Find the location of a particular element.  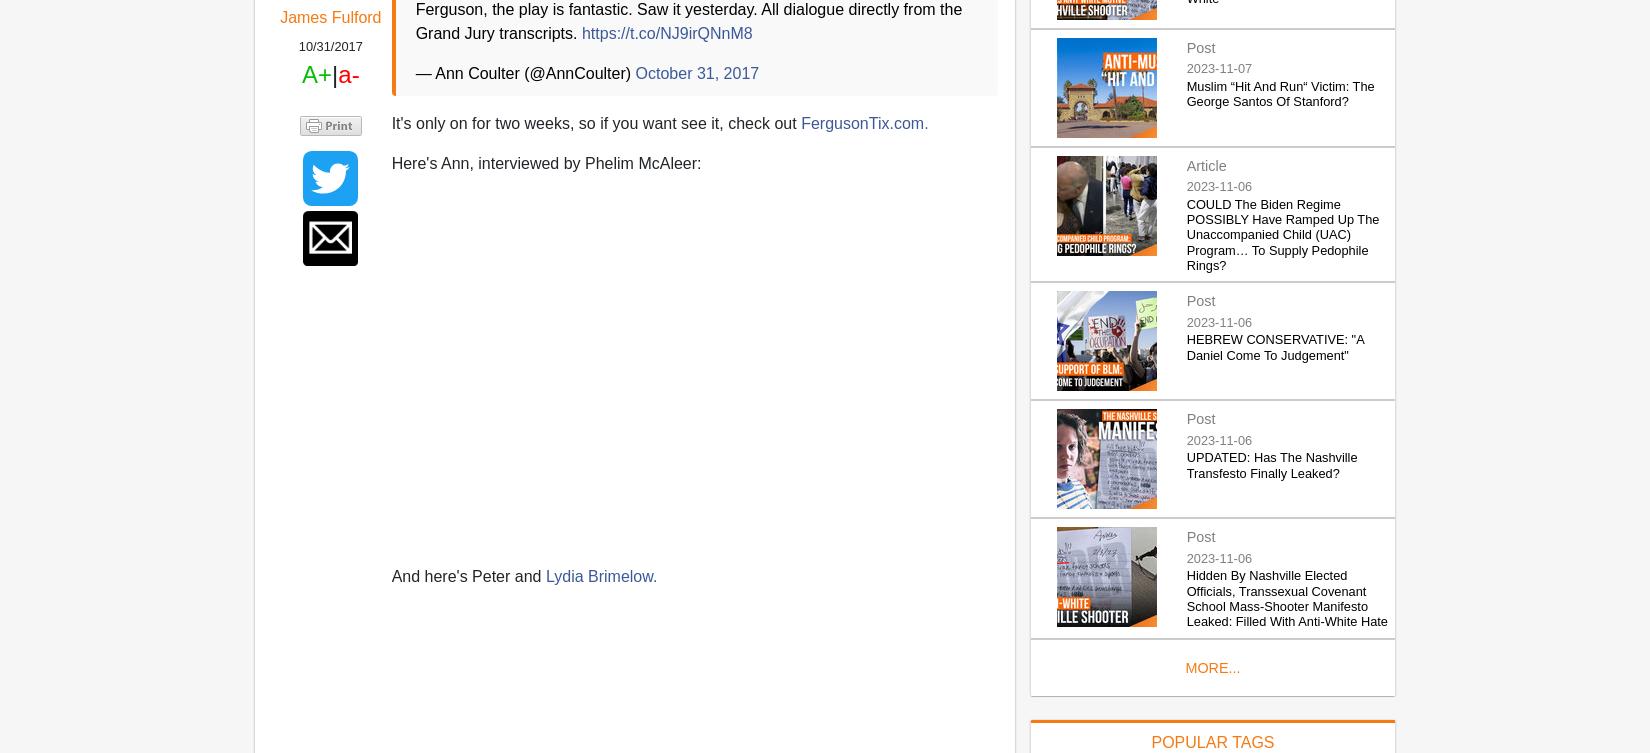

'A+' is located at coordinates (316, 74).